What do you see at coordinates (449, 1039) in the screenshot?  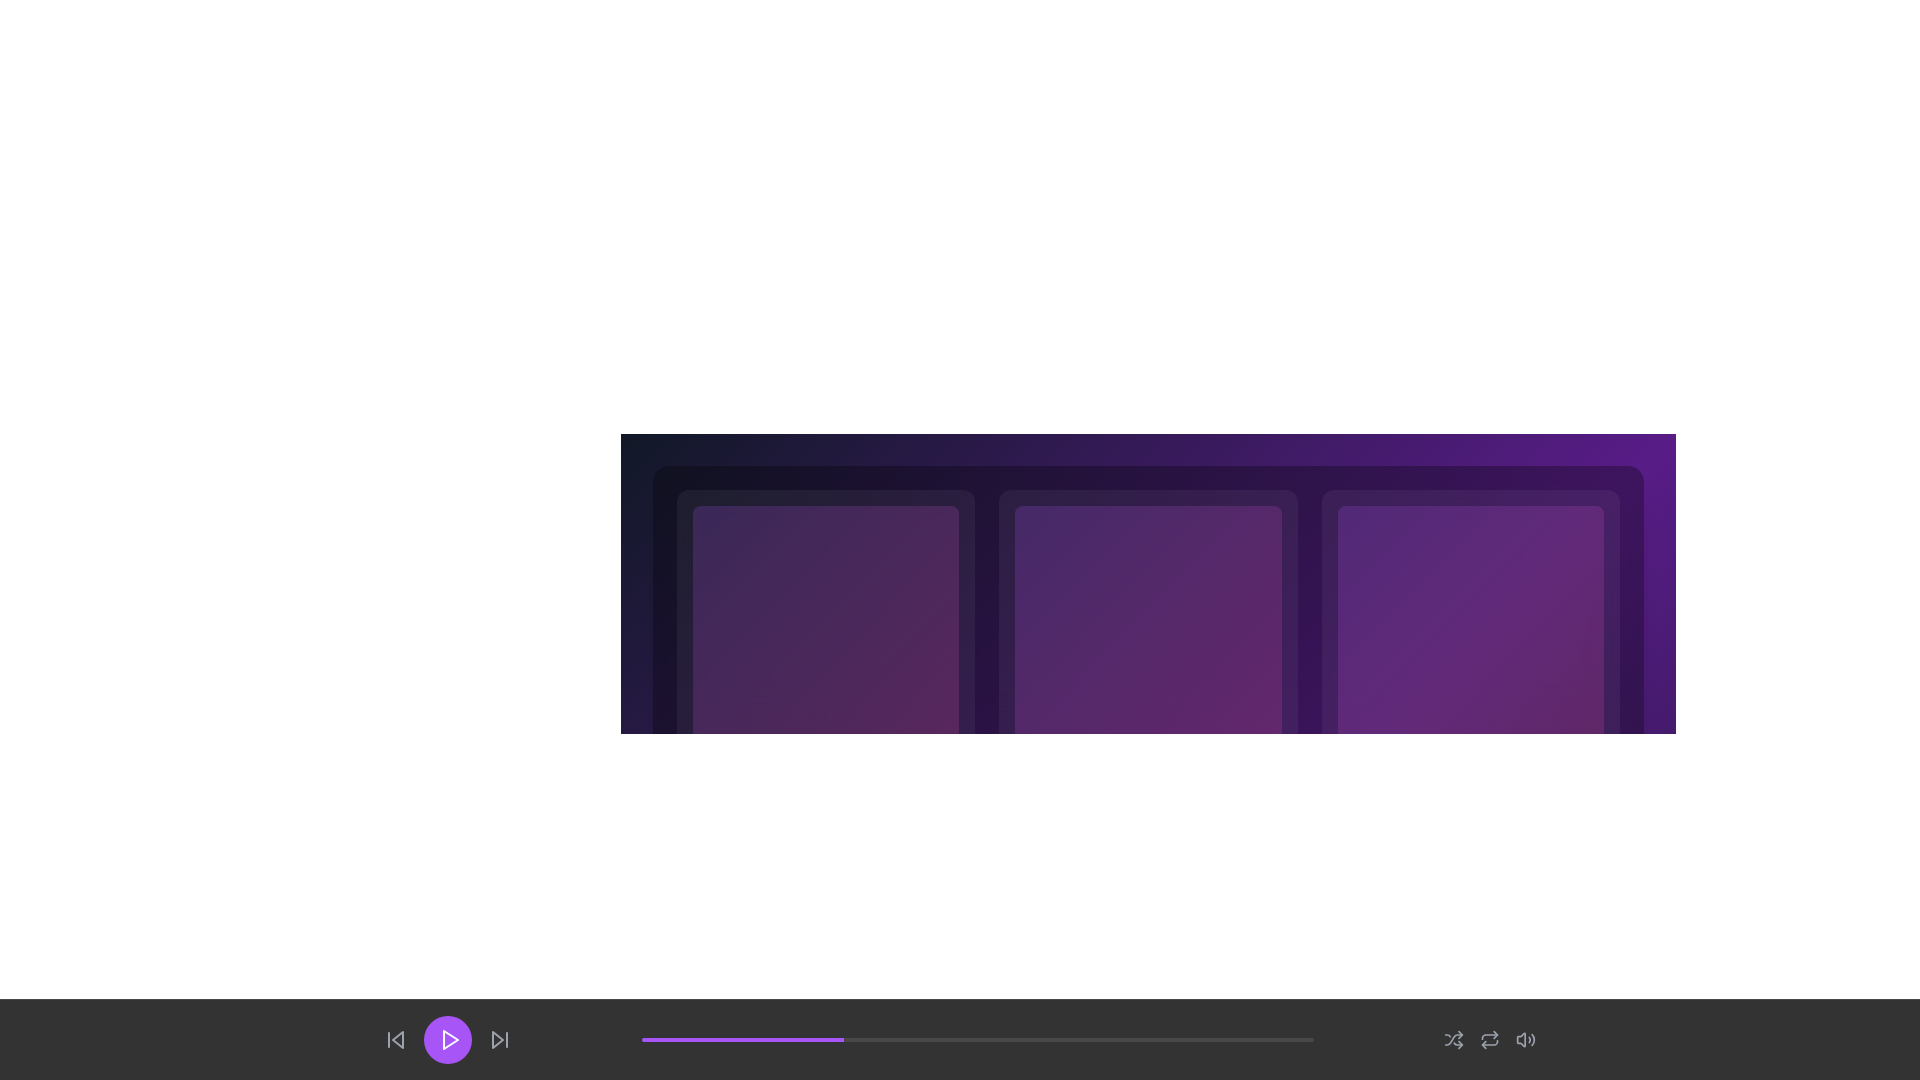 I see `the play button SVG icon, which is a triangular icon oriented rightward, located within a purple circular button at the center of the bottom navigation bar, to play the media` at bounding box center [449, 1039].